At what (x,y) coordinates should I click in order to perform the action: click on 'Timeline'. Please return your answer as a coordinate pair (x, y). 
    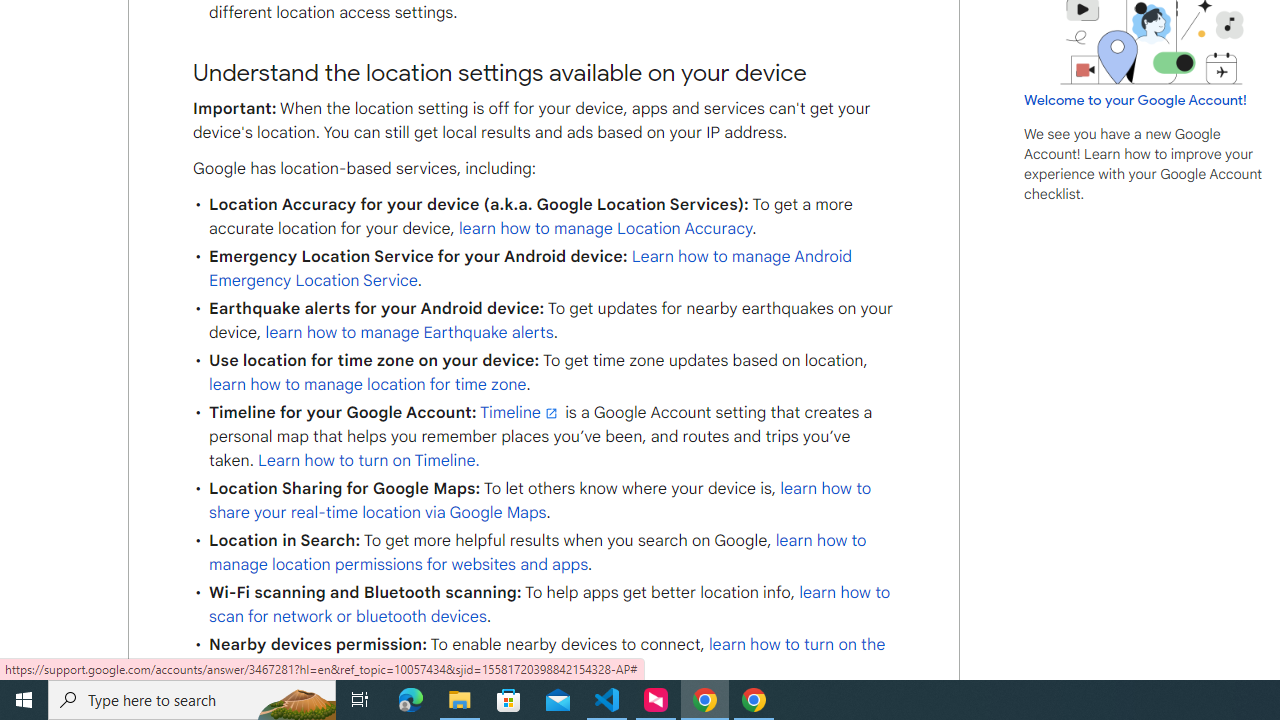
    Looking at the image, I should click on (520, 412).